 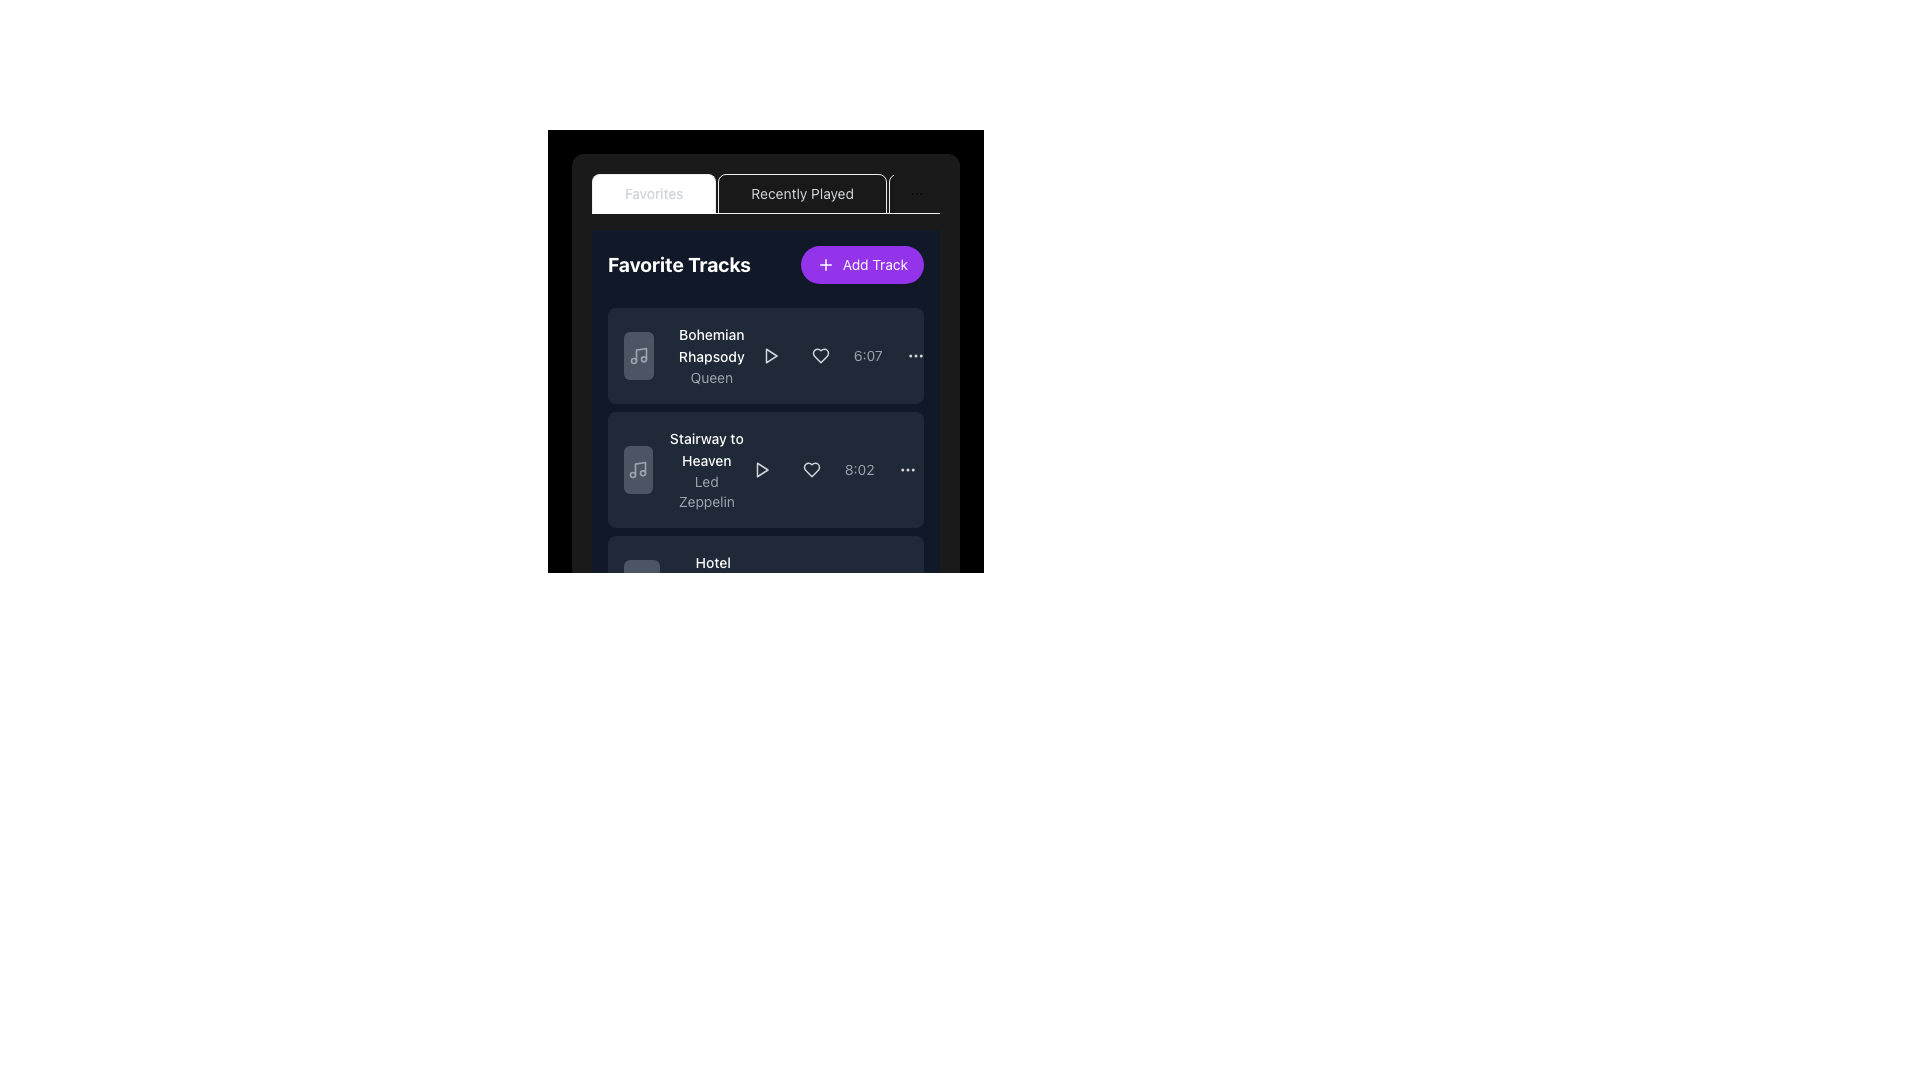 I want to click on the 'Recently Played' tab element, so click(x=802, y=193).